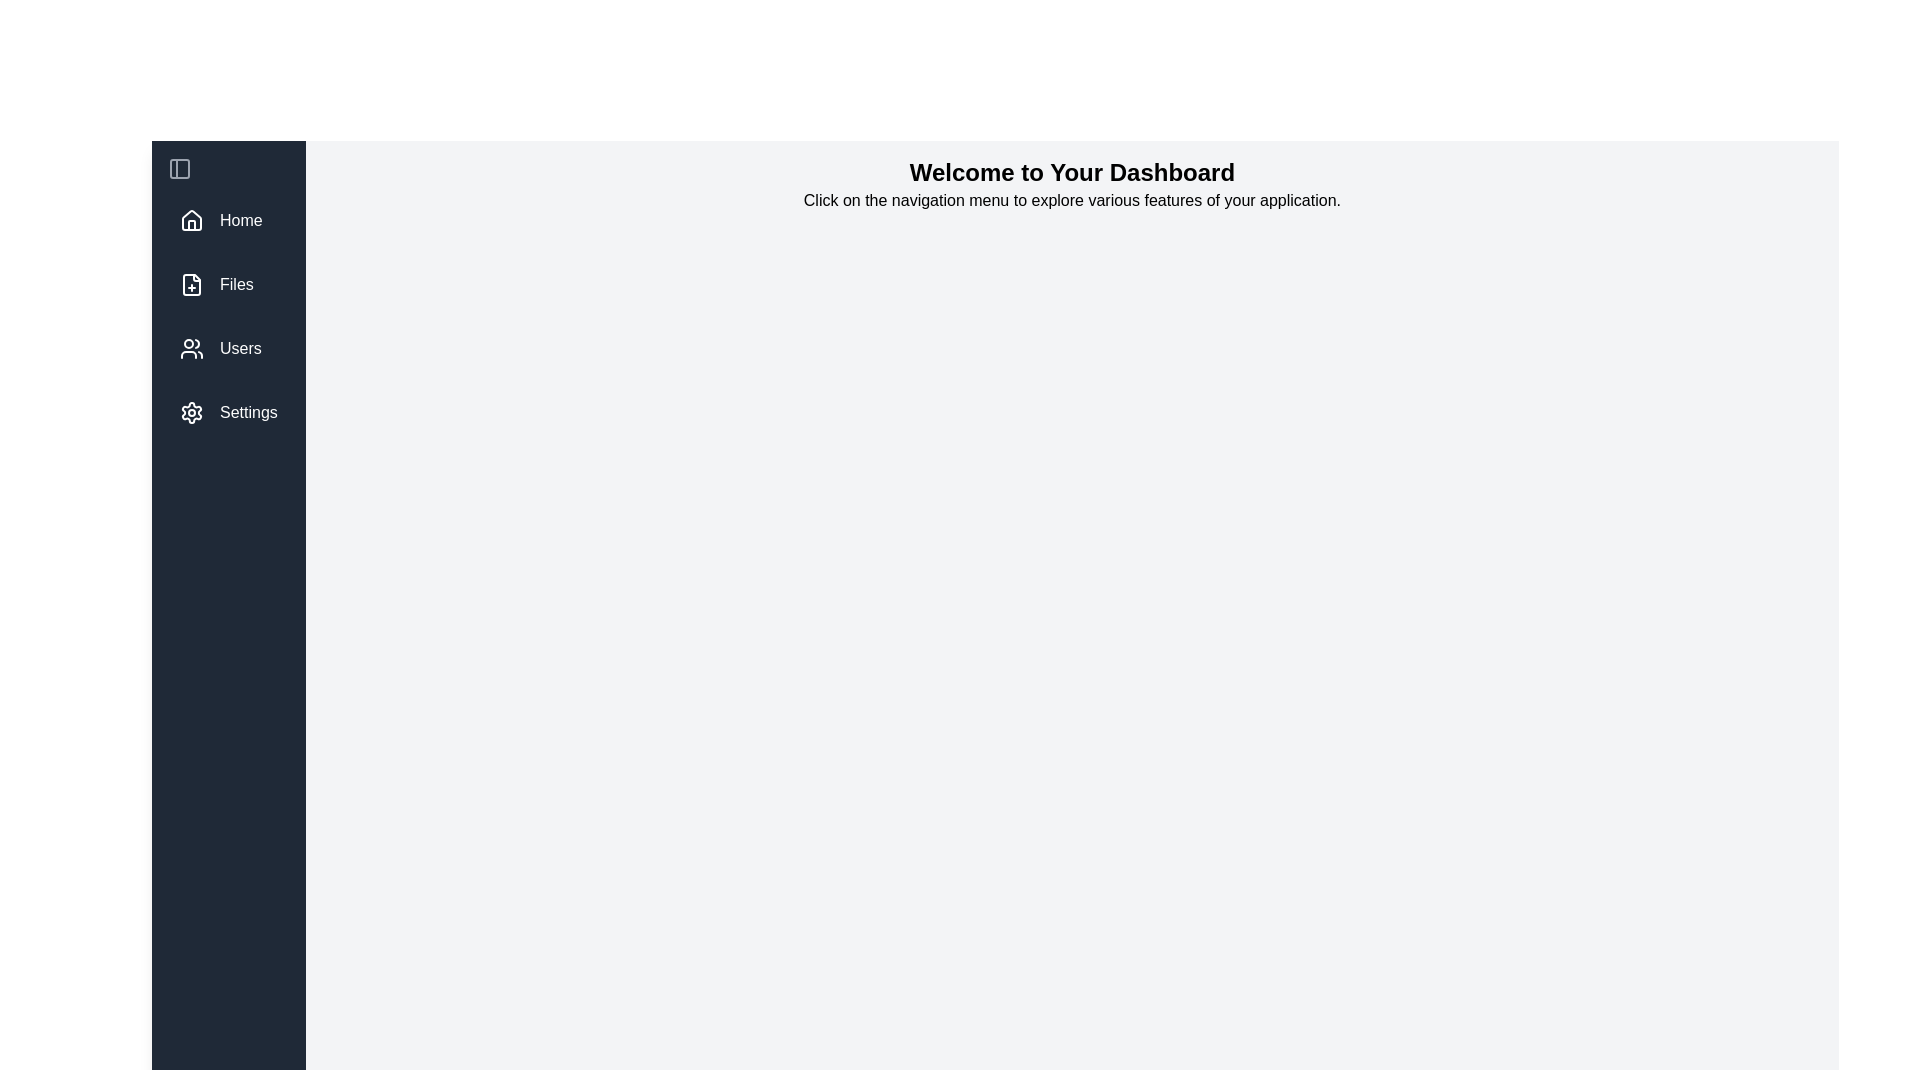  Describe the element at coordinates (192, 347) in the screenshot. I see `the user icon SVG graphic in the vertical navigation menu, which is located directly before the 'Users' label and above the 'Settings' menu item` at that location.